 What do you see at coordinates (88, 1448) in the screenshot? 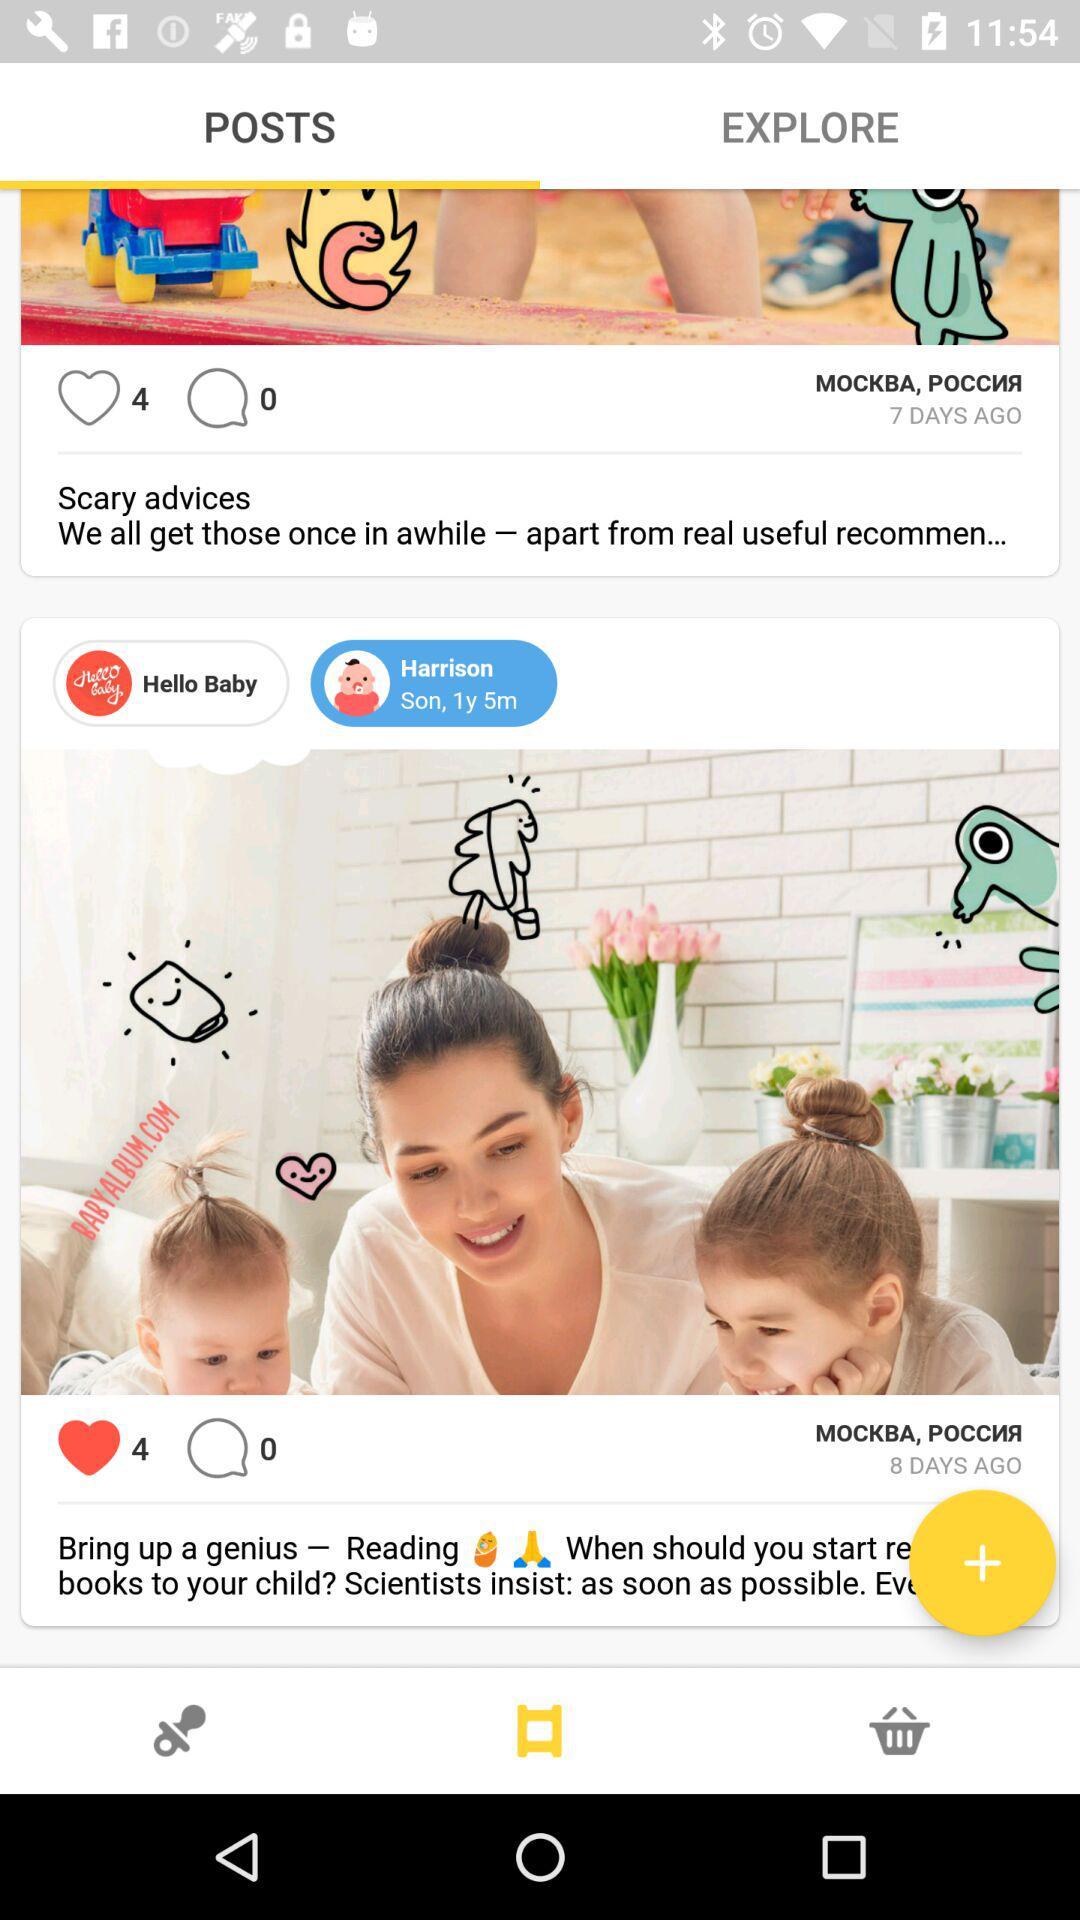
I see `like page` at bounding box center [88, 1448].